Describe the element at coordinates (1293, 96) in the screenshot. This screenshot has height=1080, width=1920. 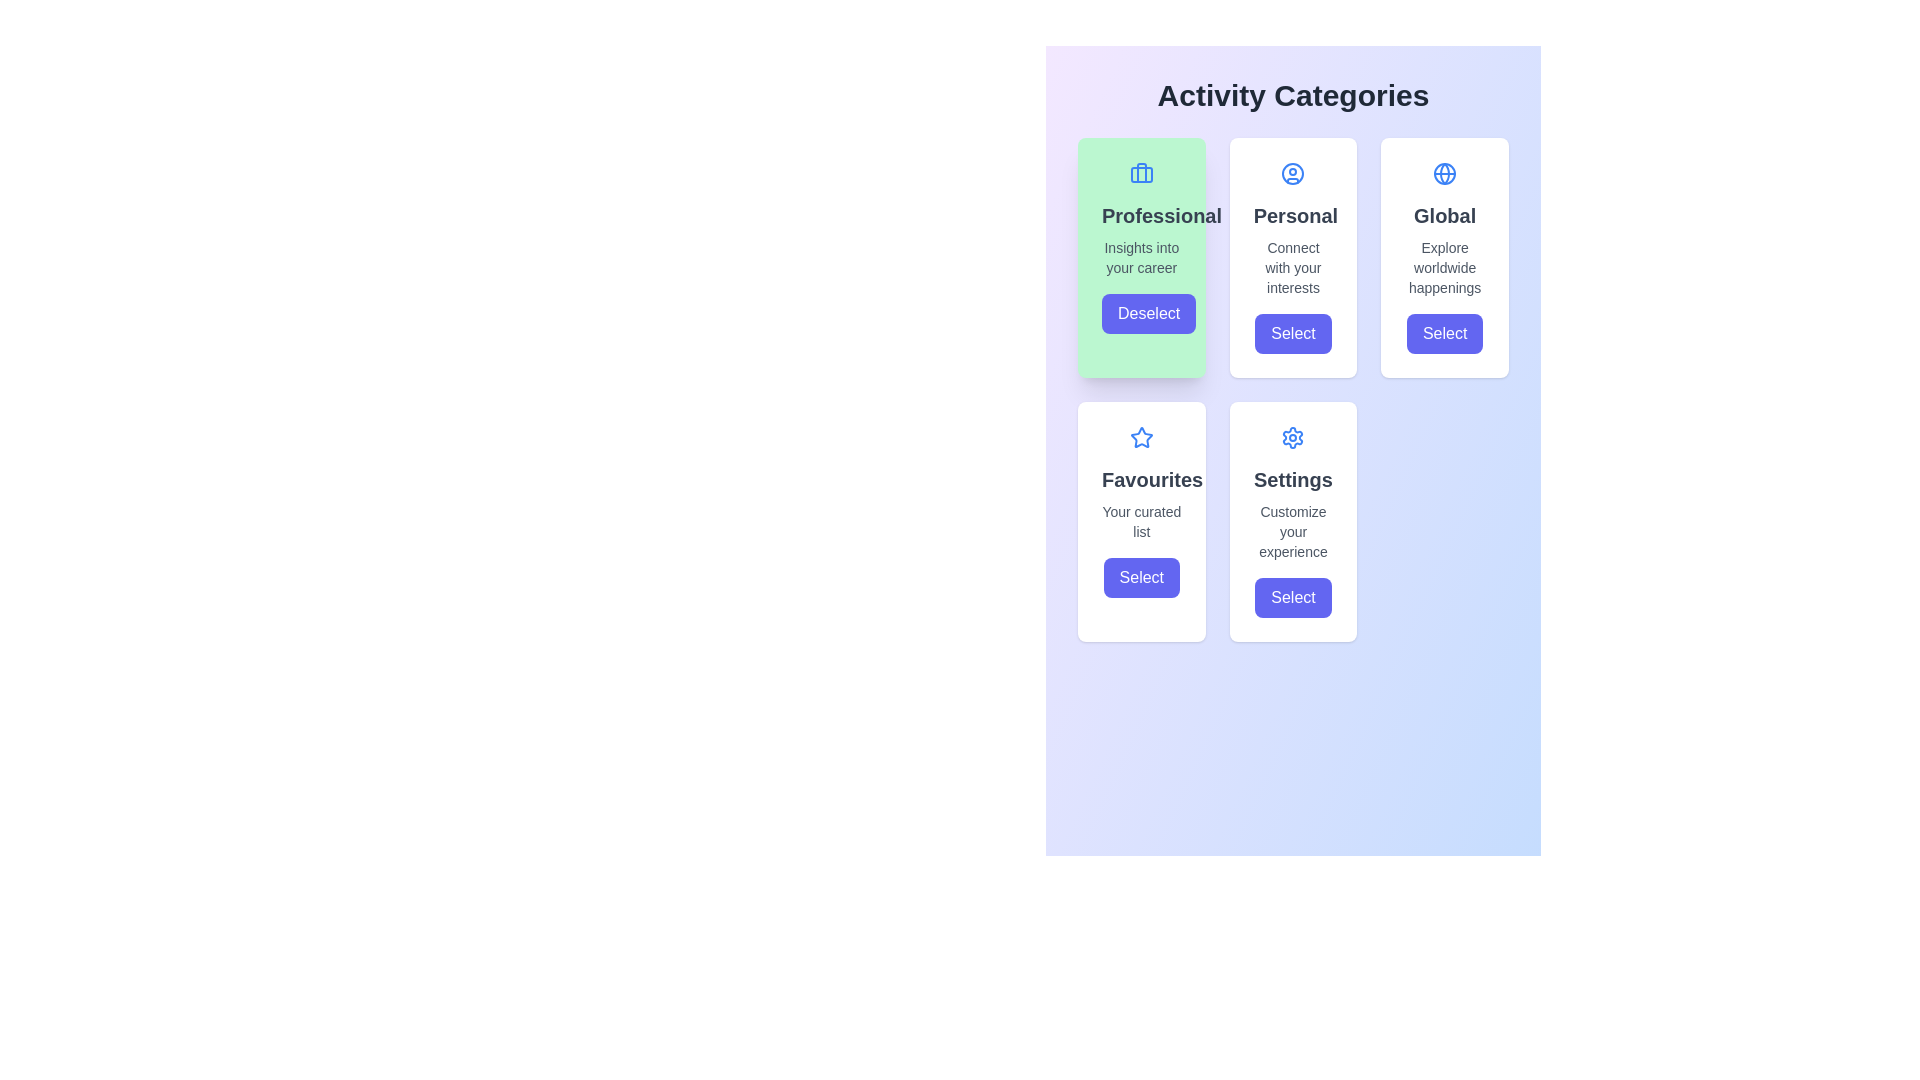
I see `heading text located at the upper boundary of the content area, which introduces the section listing different activity categories` at that location.